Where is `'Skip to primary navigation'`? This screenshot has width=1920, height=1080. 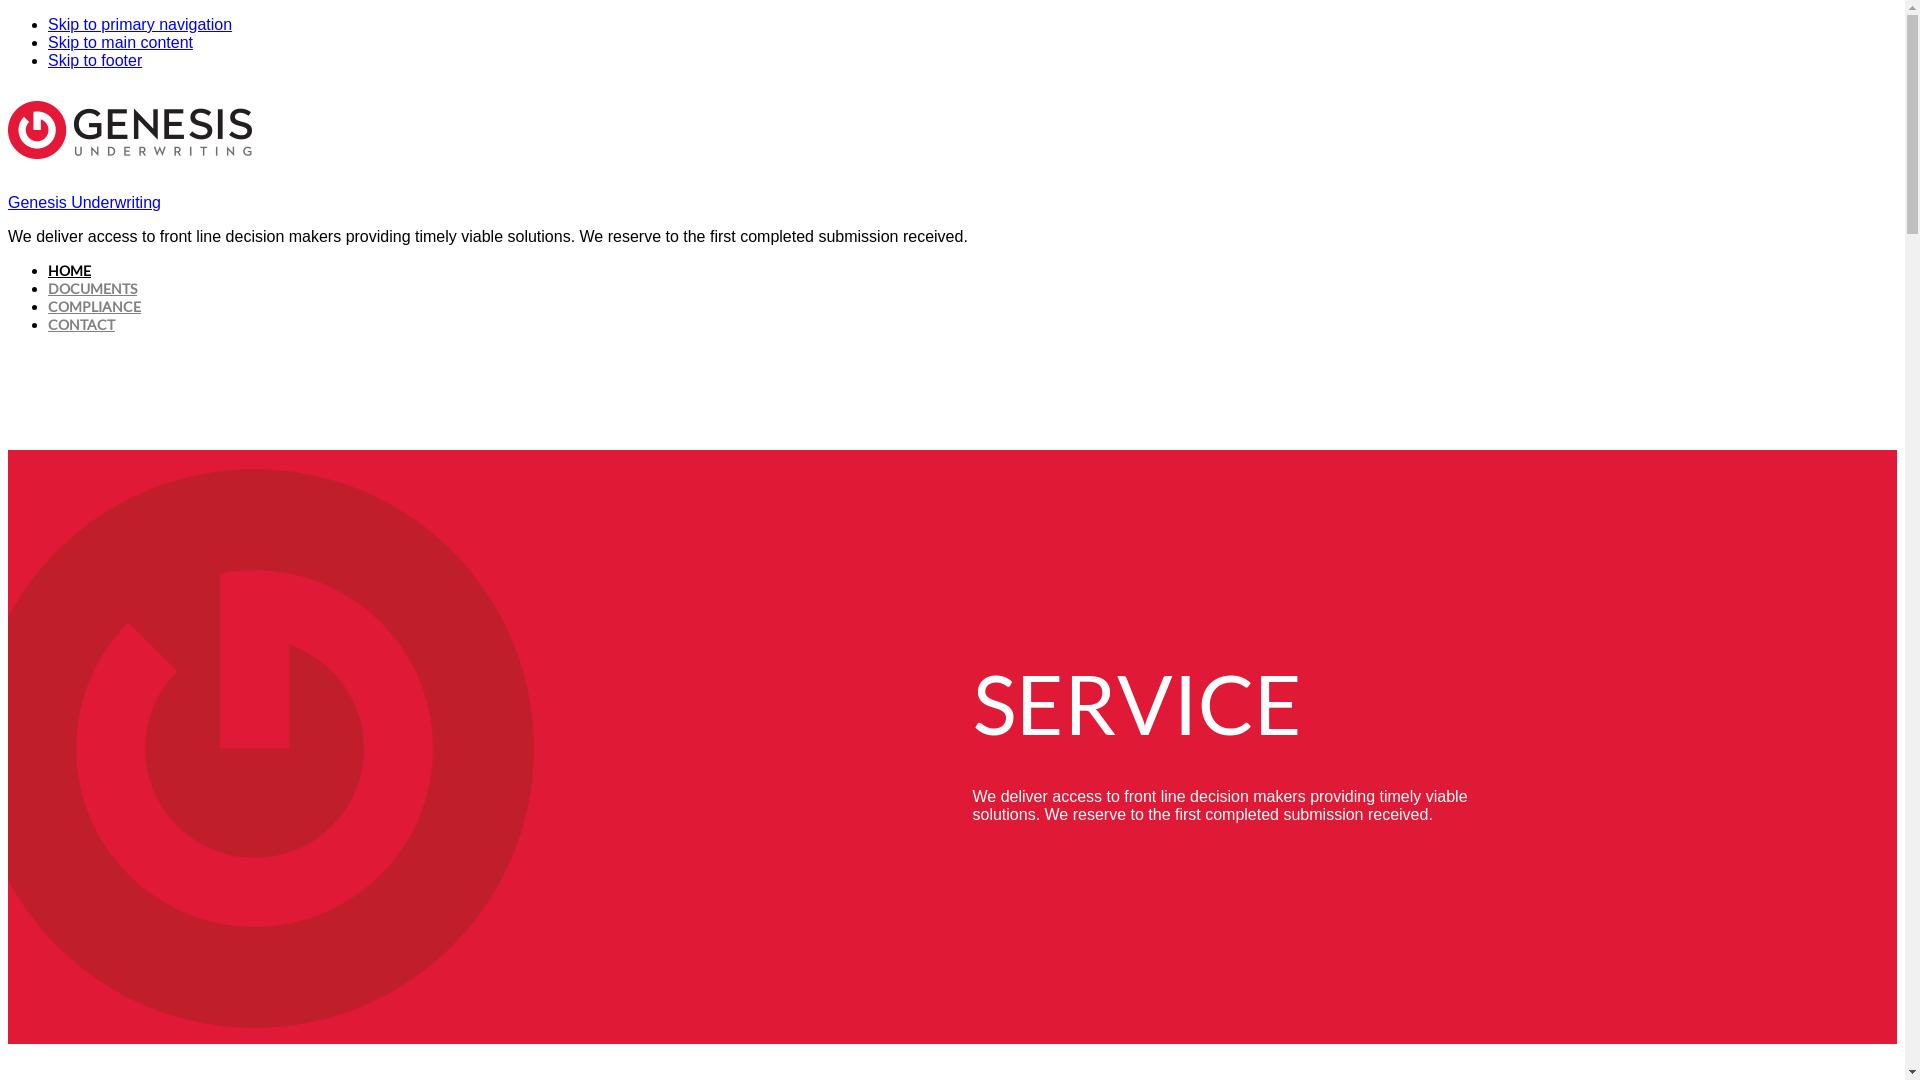 'Skip to primary navigation' is located at coordinates (138, 24).